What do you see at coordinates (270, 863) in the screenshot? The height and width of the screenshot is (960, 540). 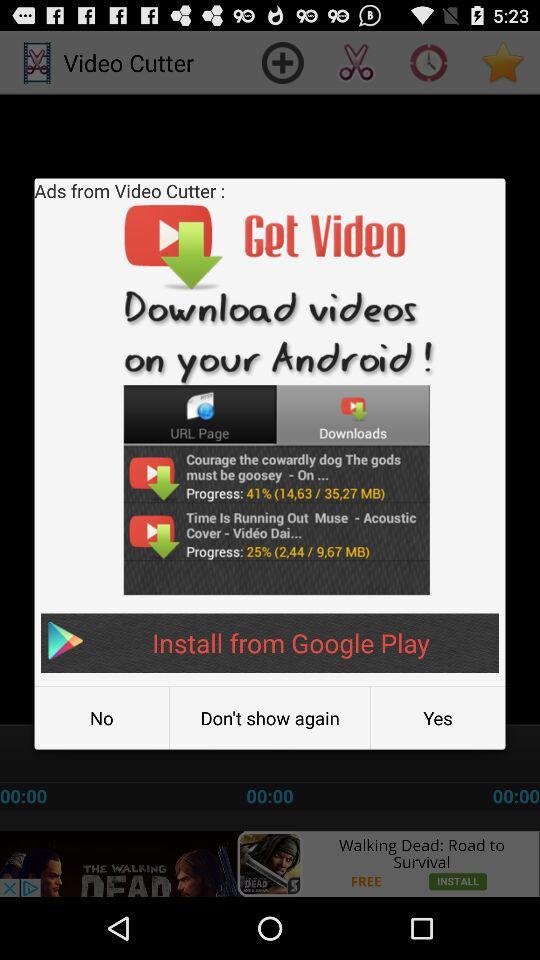 I see `launch advertisement link` at bounding box center [270, 863].